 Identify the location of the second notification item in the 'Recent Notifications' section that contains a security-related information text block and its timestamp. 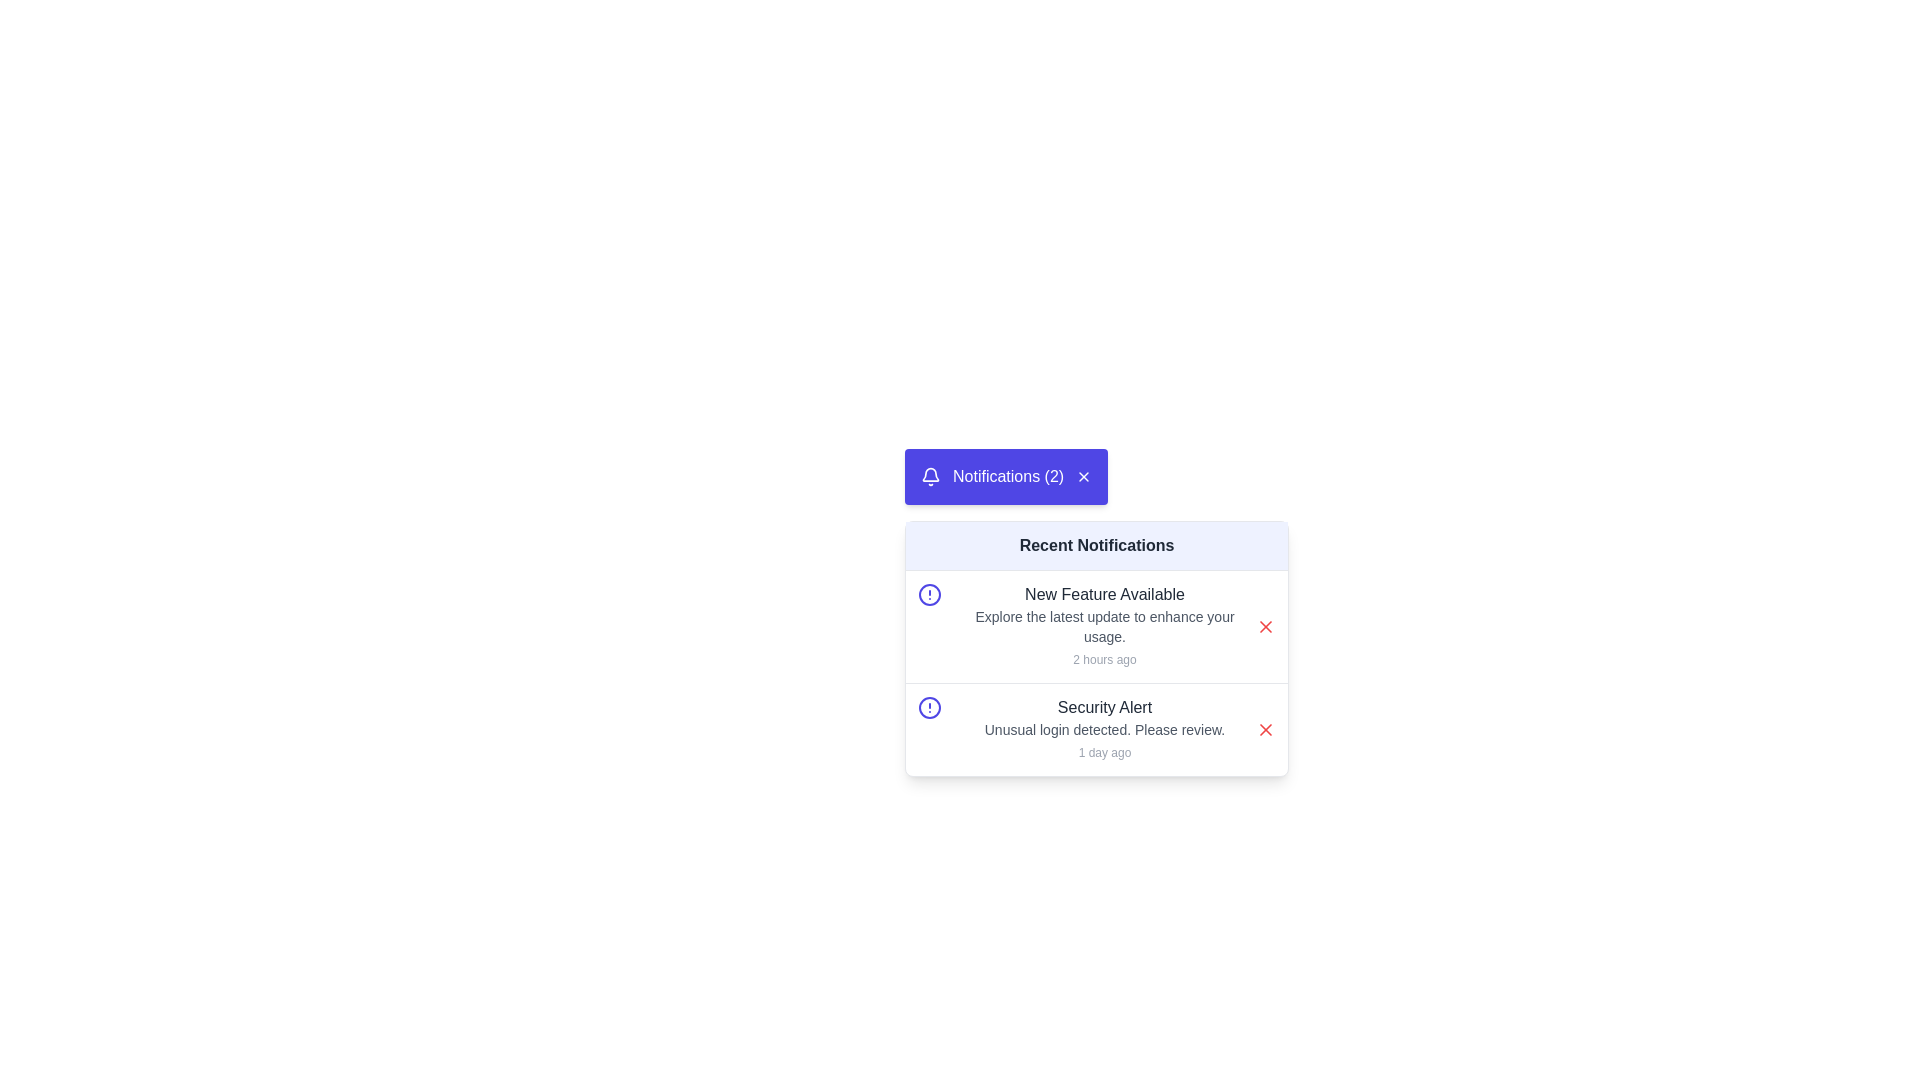
(1103, 729).